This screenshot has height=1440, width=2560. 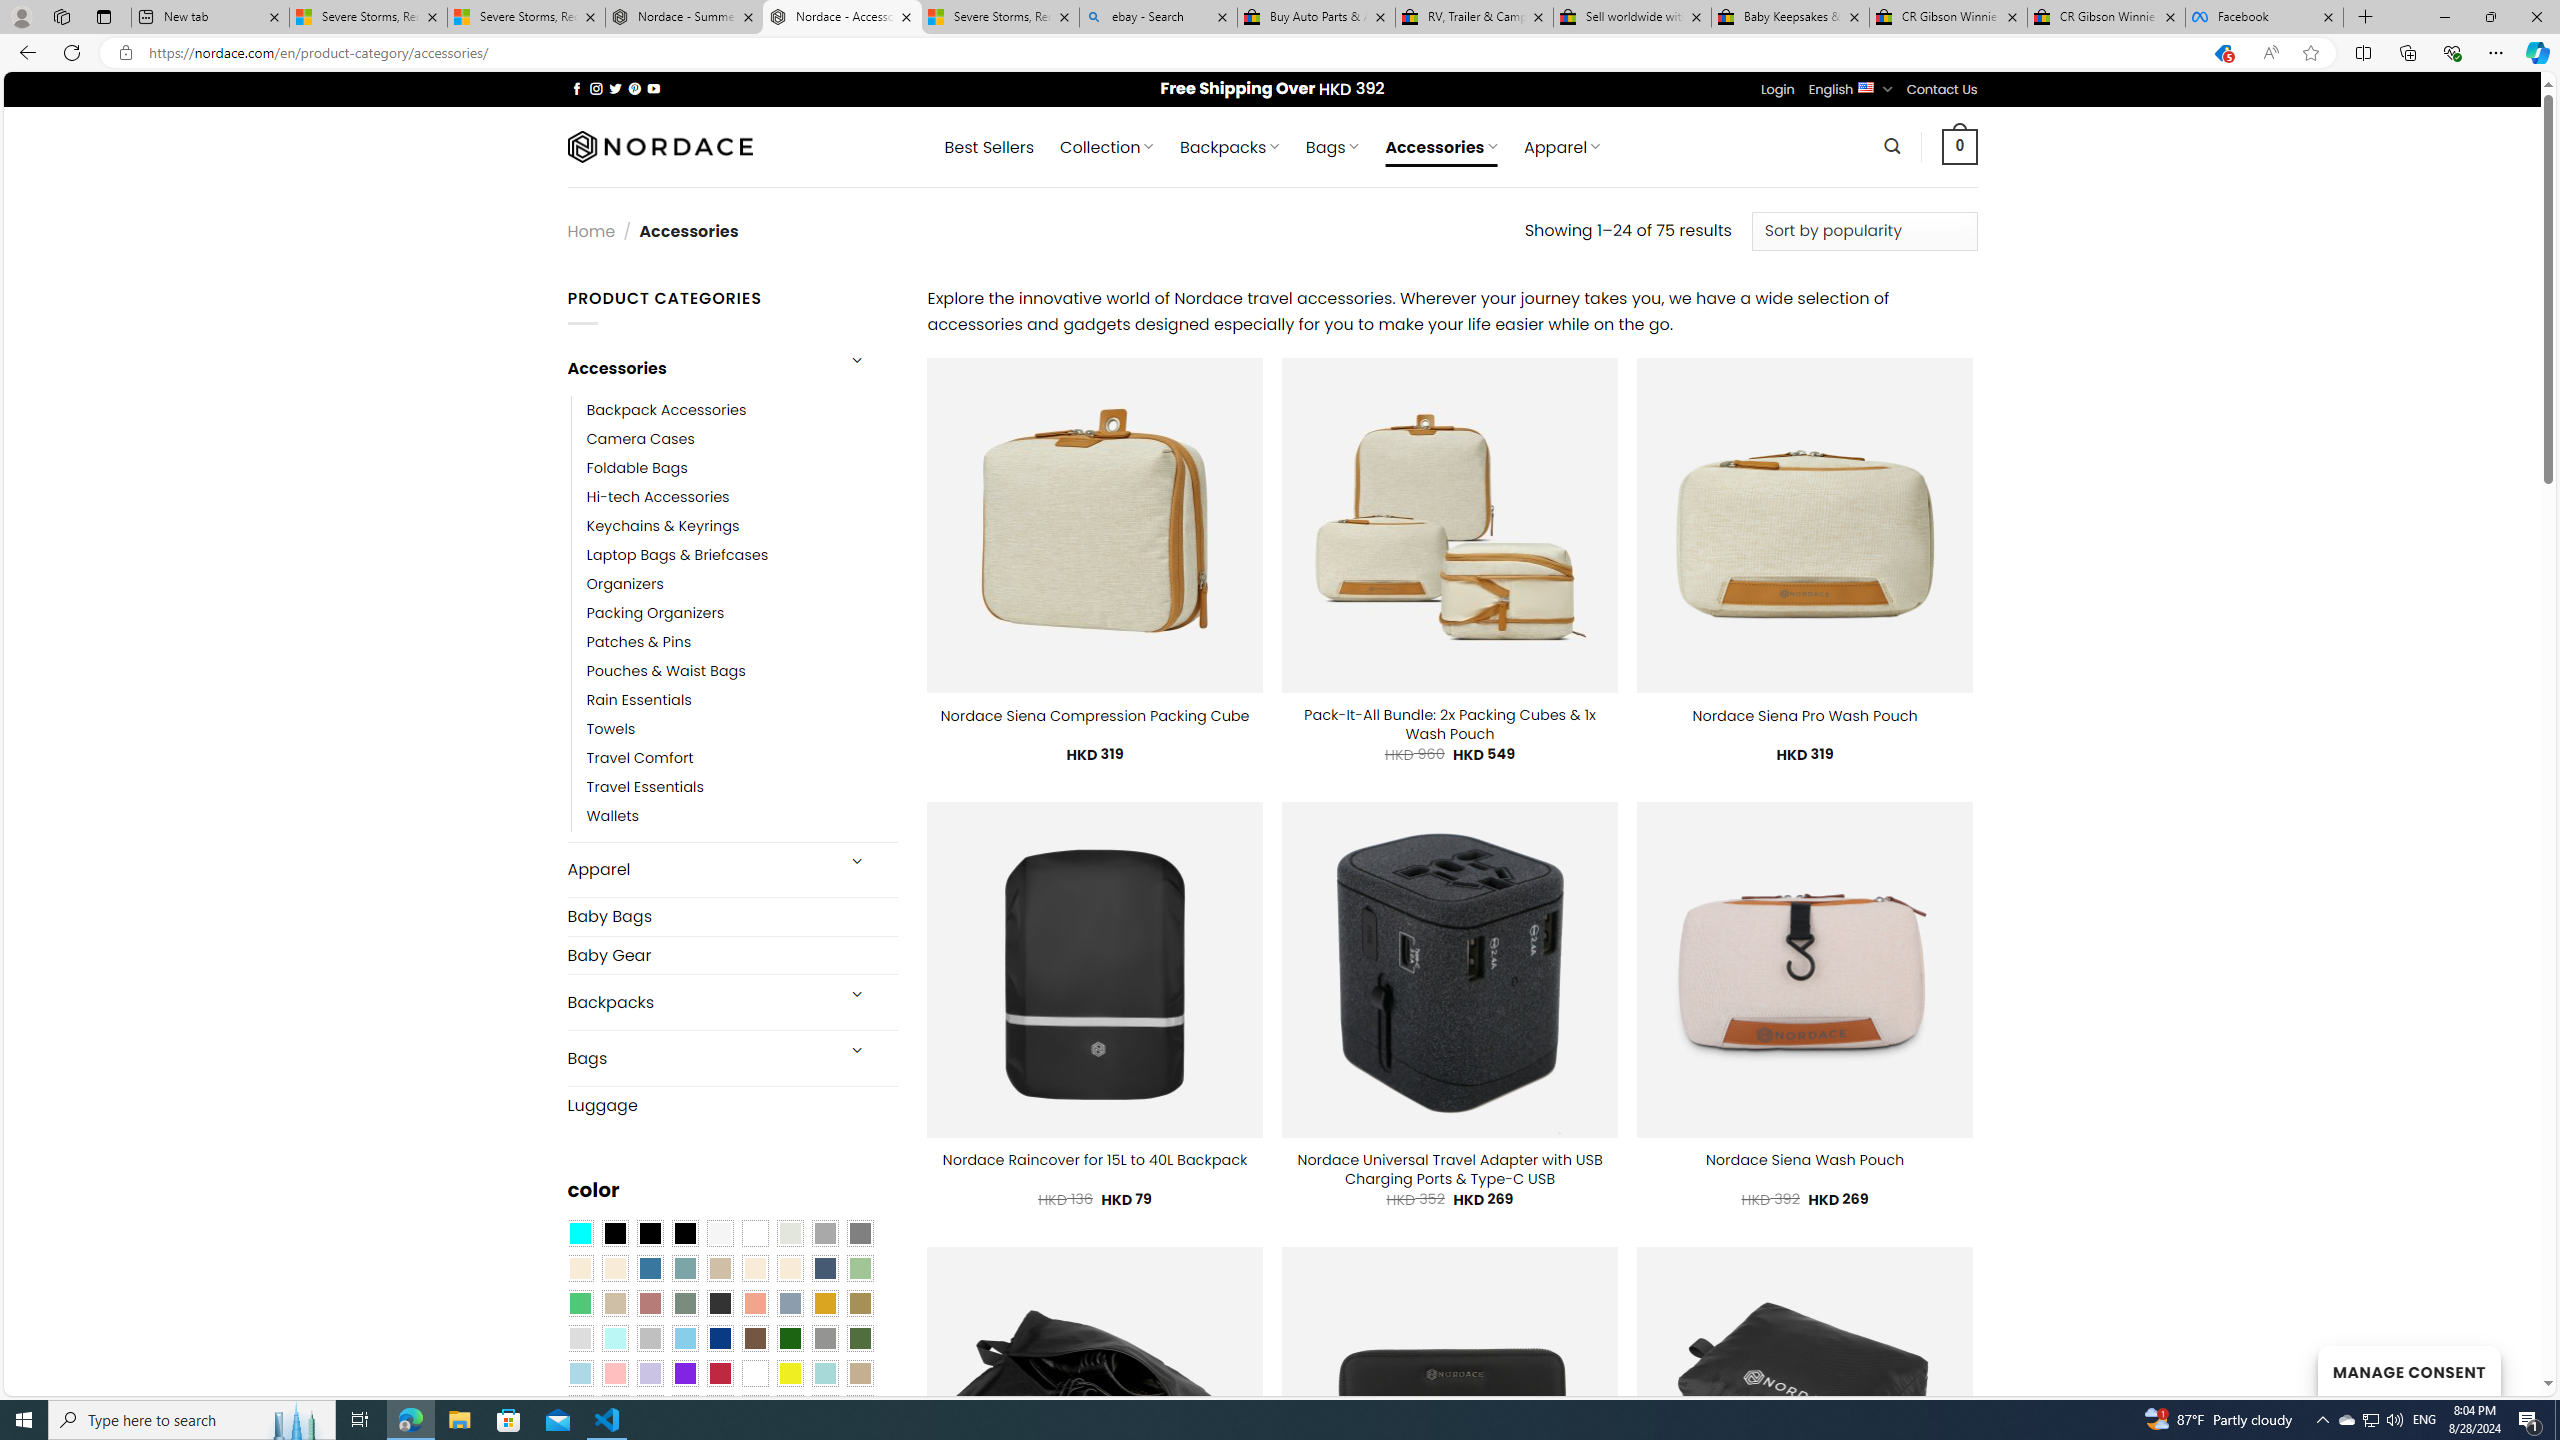 I want to click on 'Towels', so click(x=741, y=729).